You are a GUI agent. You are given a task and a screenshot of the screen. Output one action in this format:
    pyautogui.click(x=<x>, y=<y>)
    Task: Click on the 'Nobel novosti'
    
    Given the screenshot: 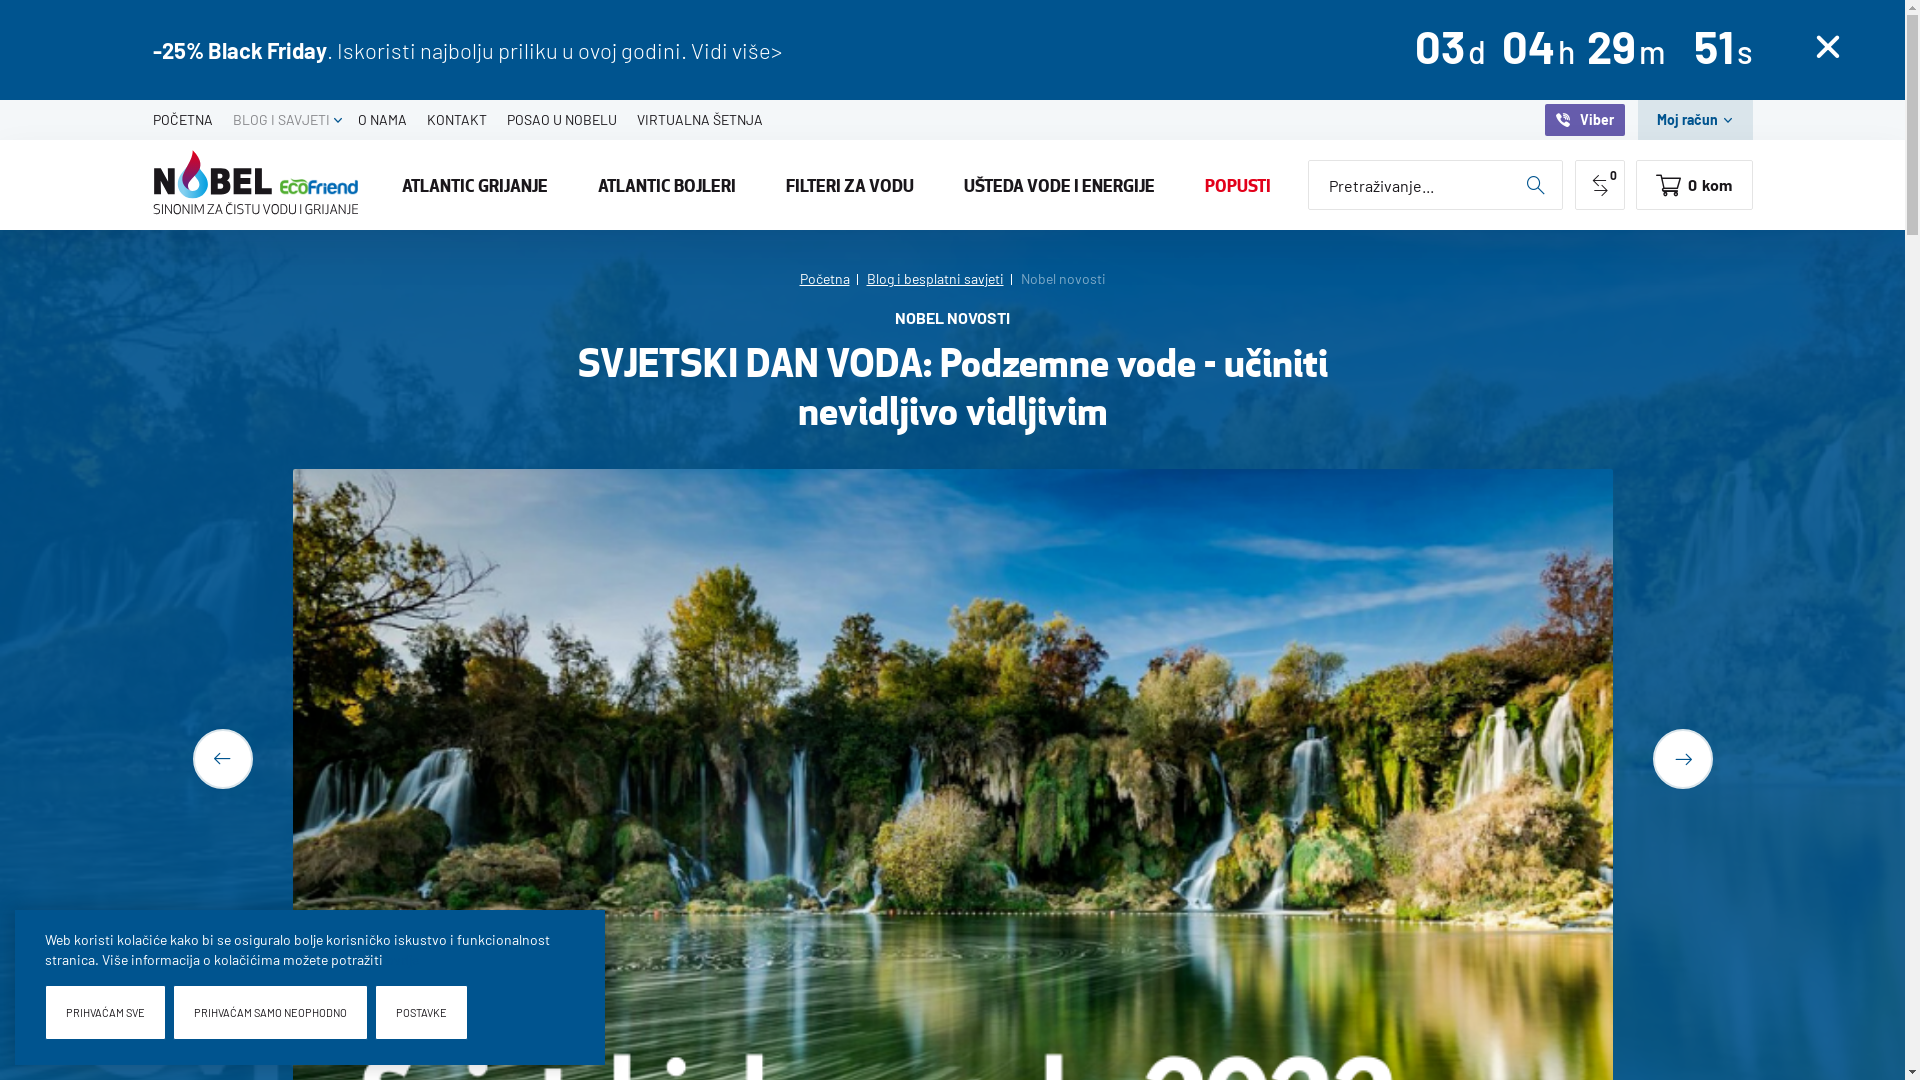 What is the action you would take?
    pyautogui.click(x=1061, y=278)
    